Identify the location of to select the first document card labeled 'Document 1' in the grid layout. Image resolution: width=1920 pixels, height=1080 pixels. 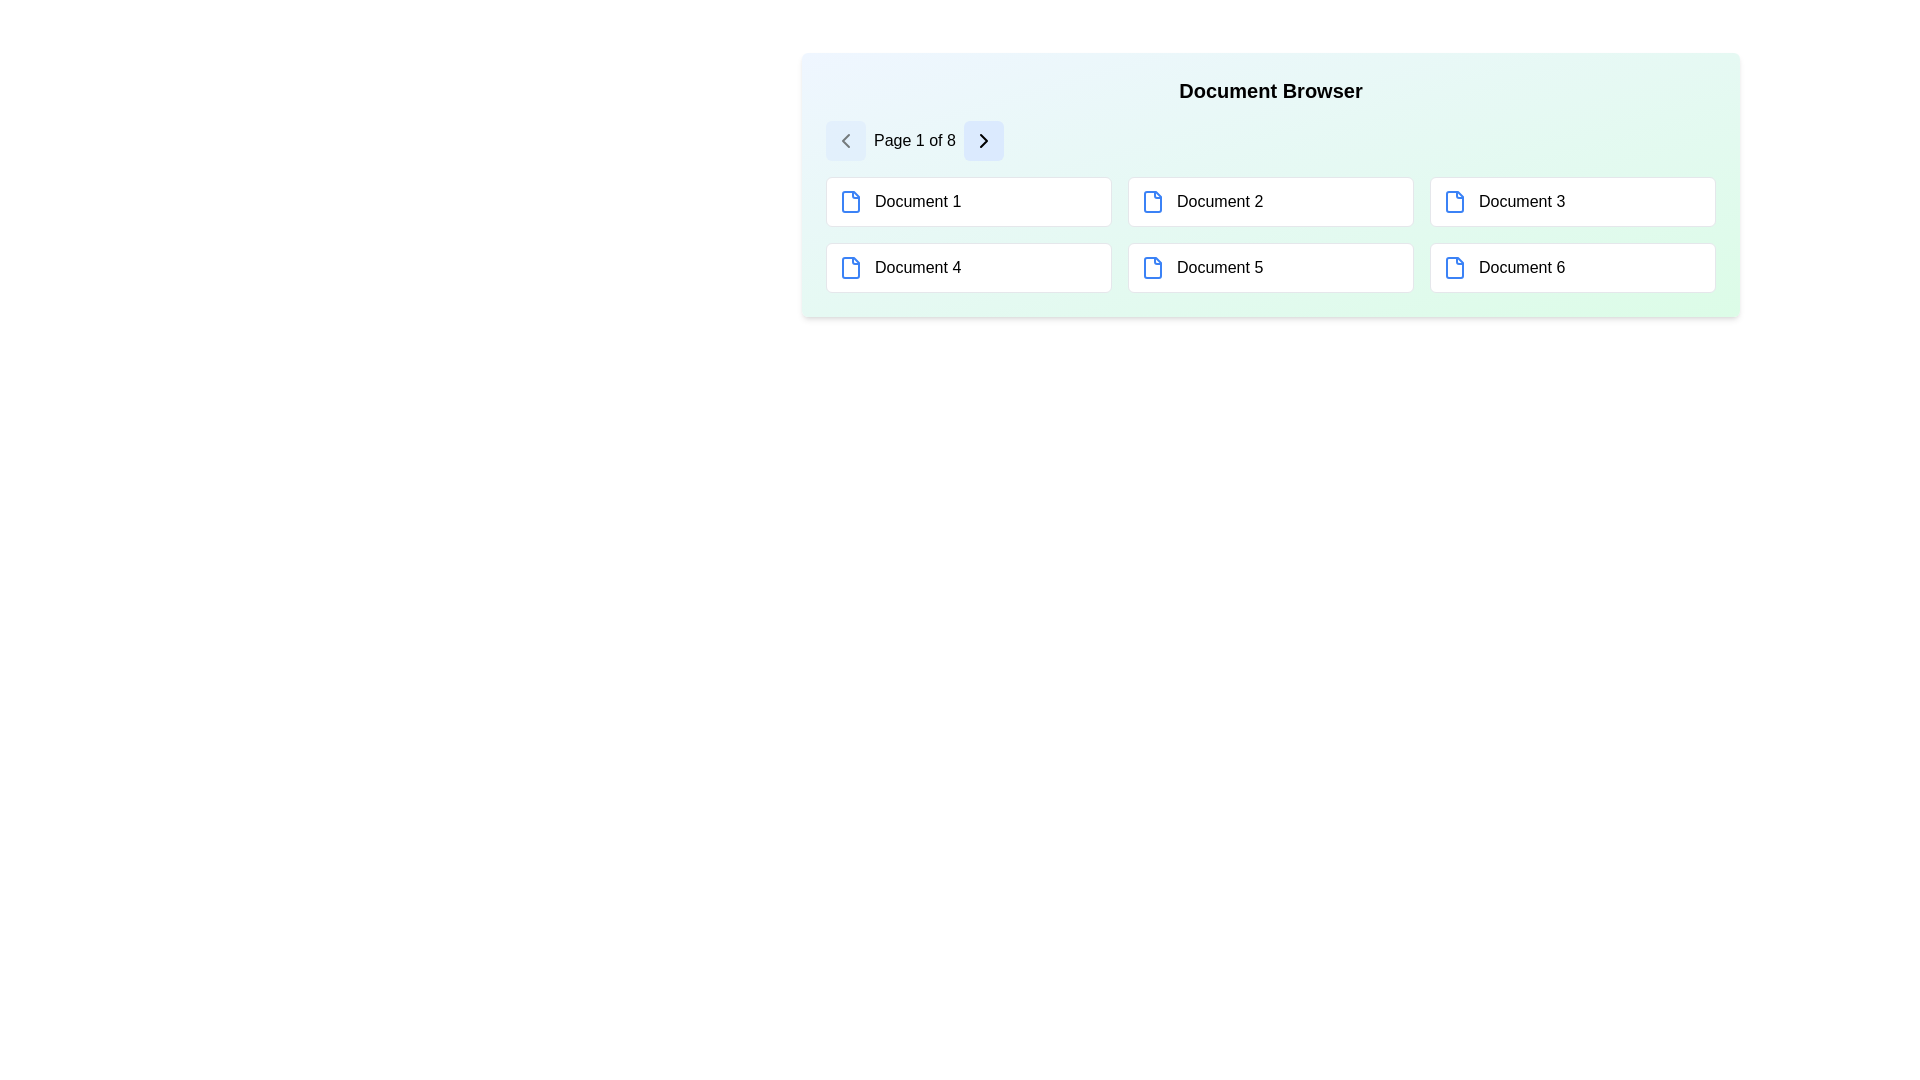
(969, 201).